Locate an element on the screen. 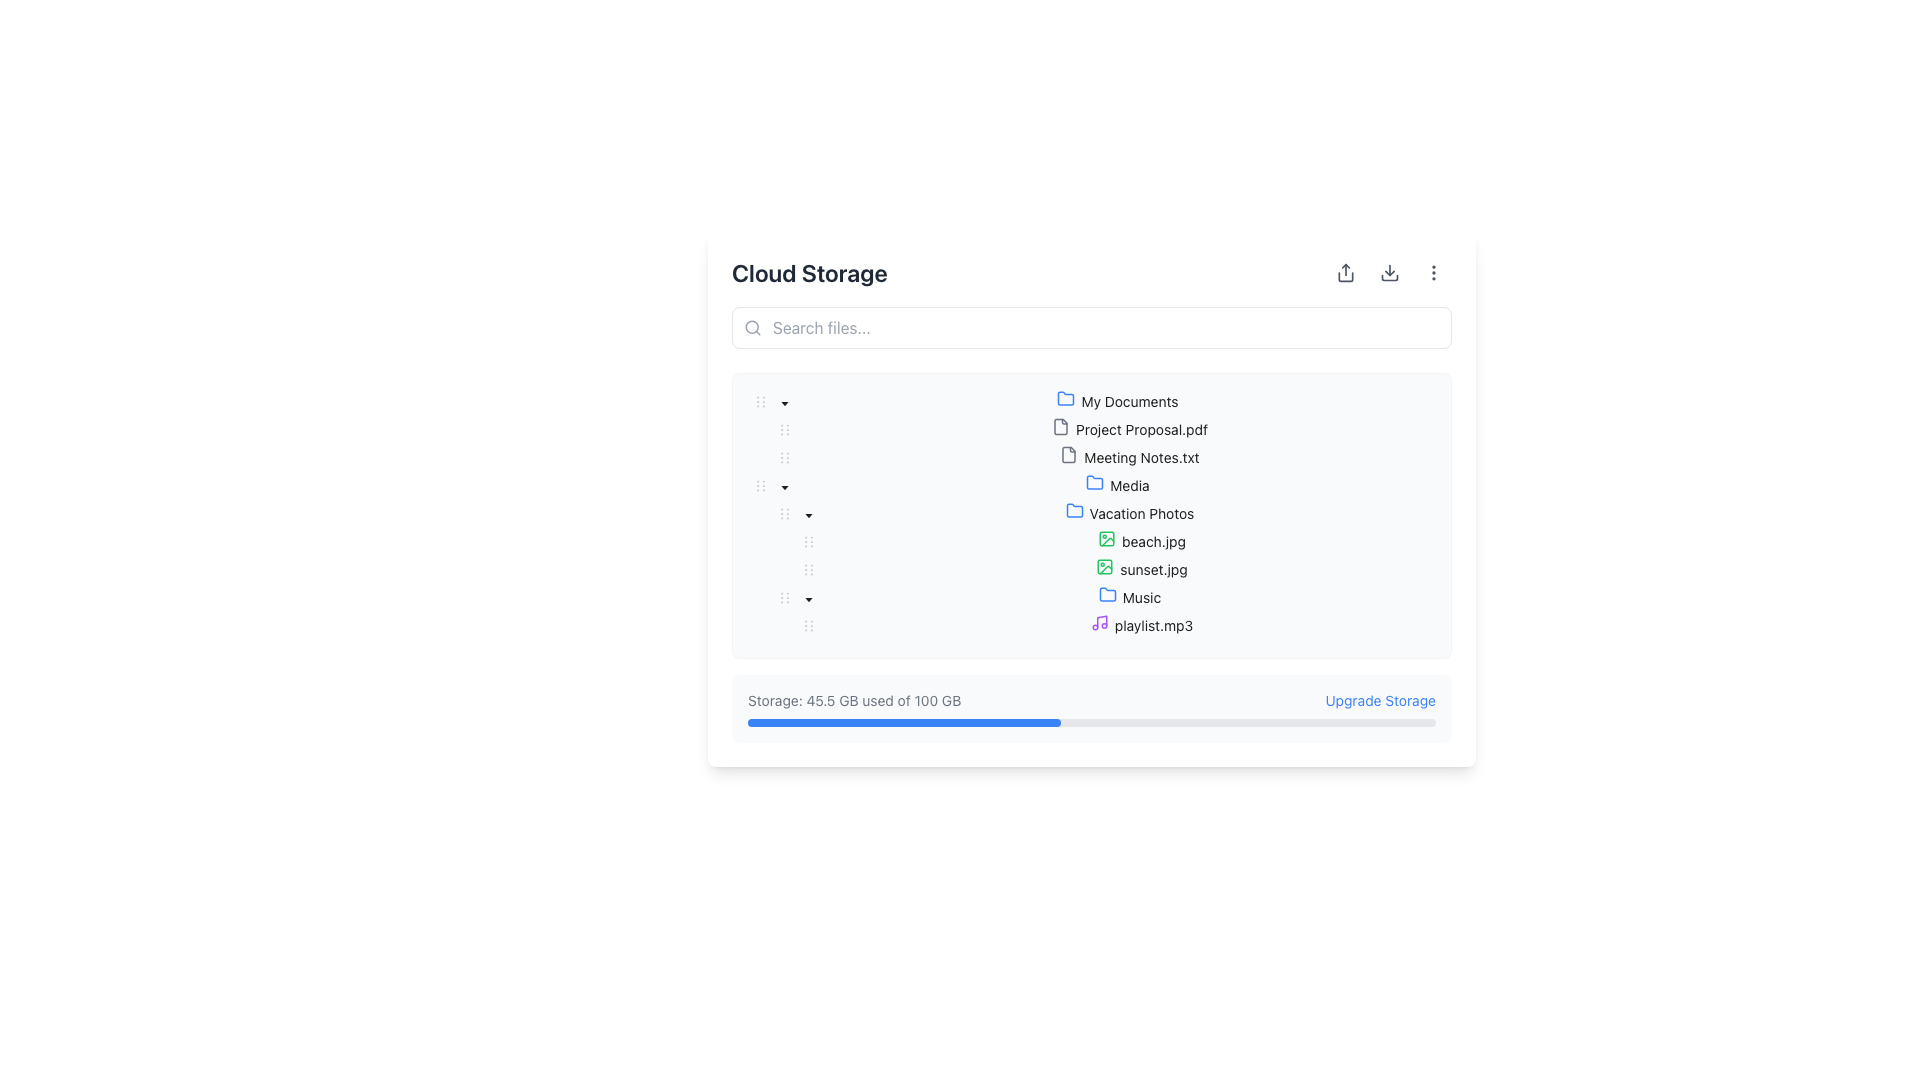 Image resolution: width=1920 pixels, height=1080 pixels. the draggable handle icon, which resembles three vertically aligned dots is located at coordinates (784, 428).